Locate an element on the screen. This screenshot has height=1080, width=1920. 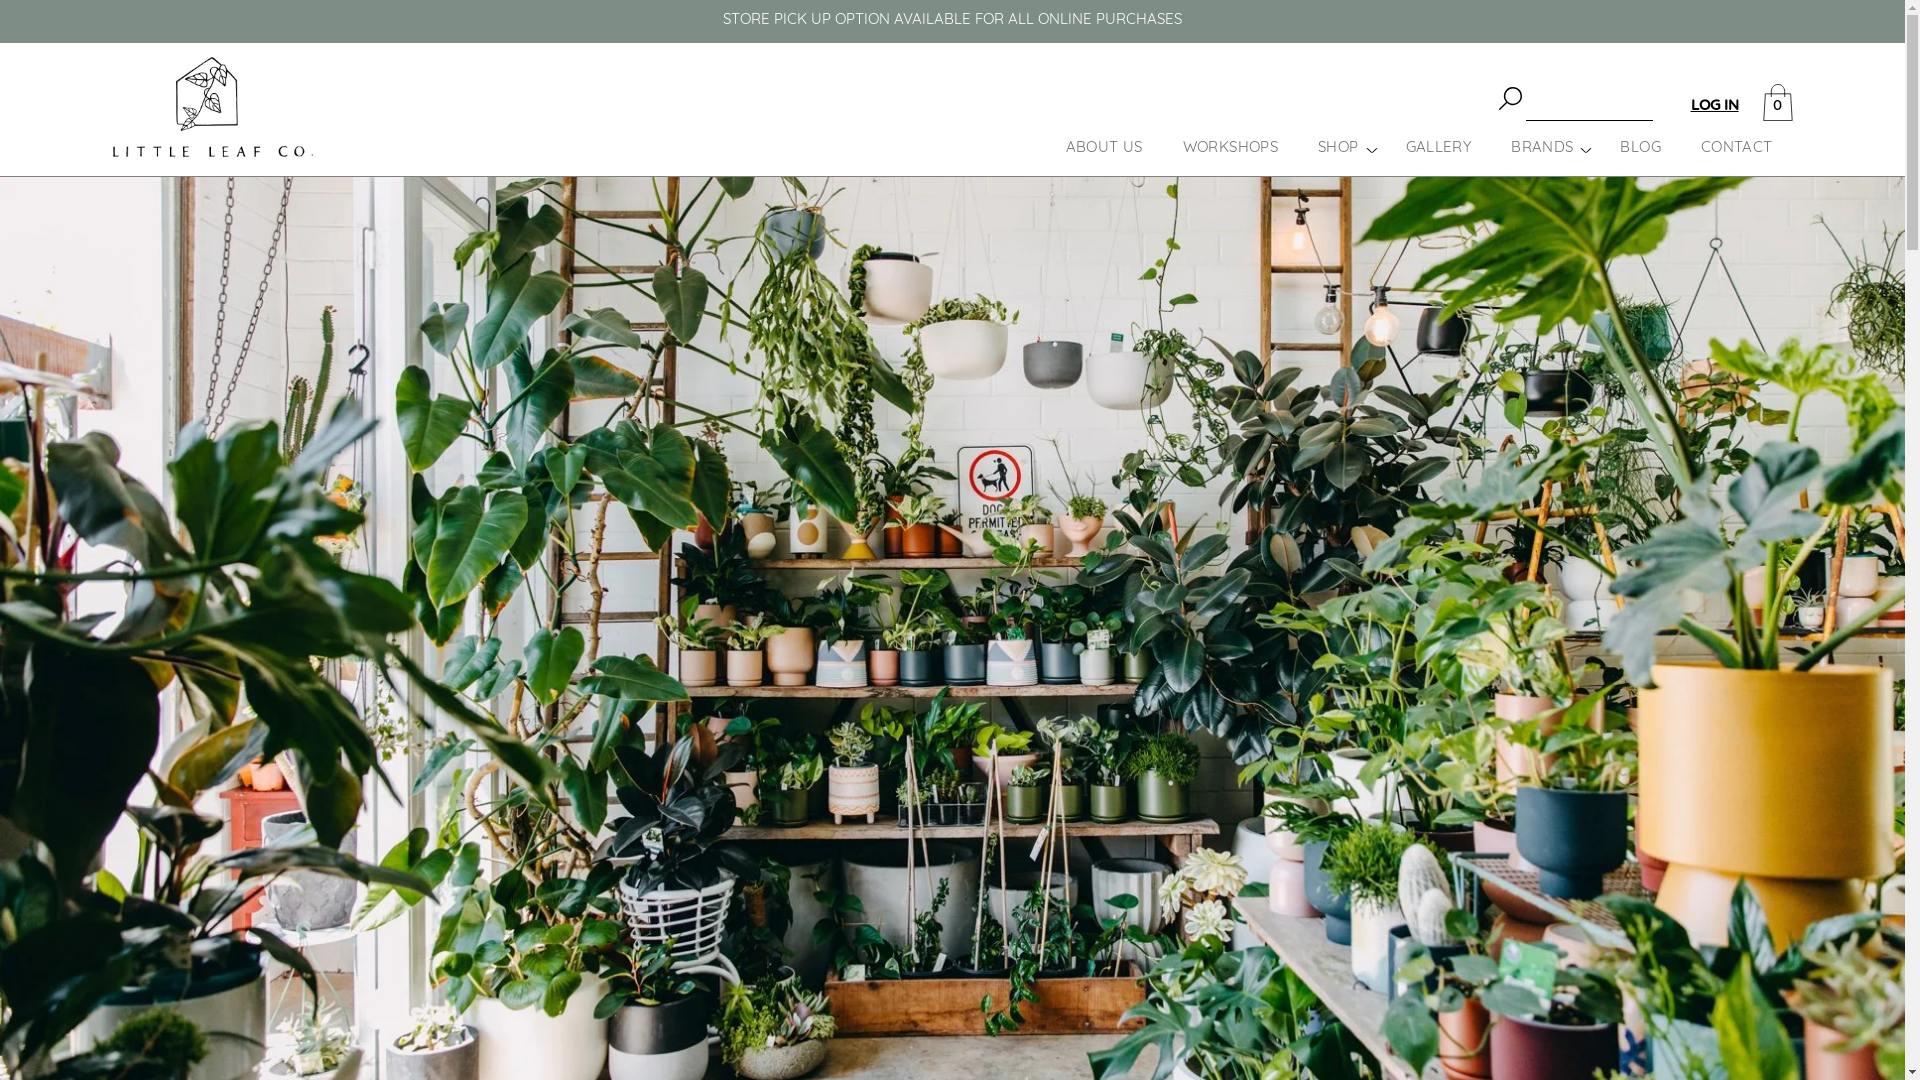
'SHOP' is located at coordinates (1338, 147).